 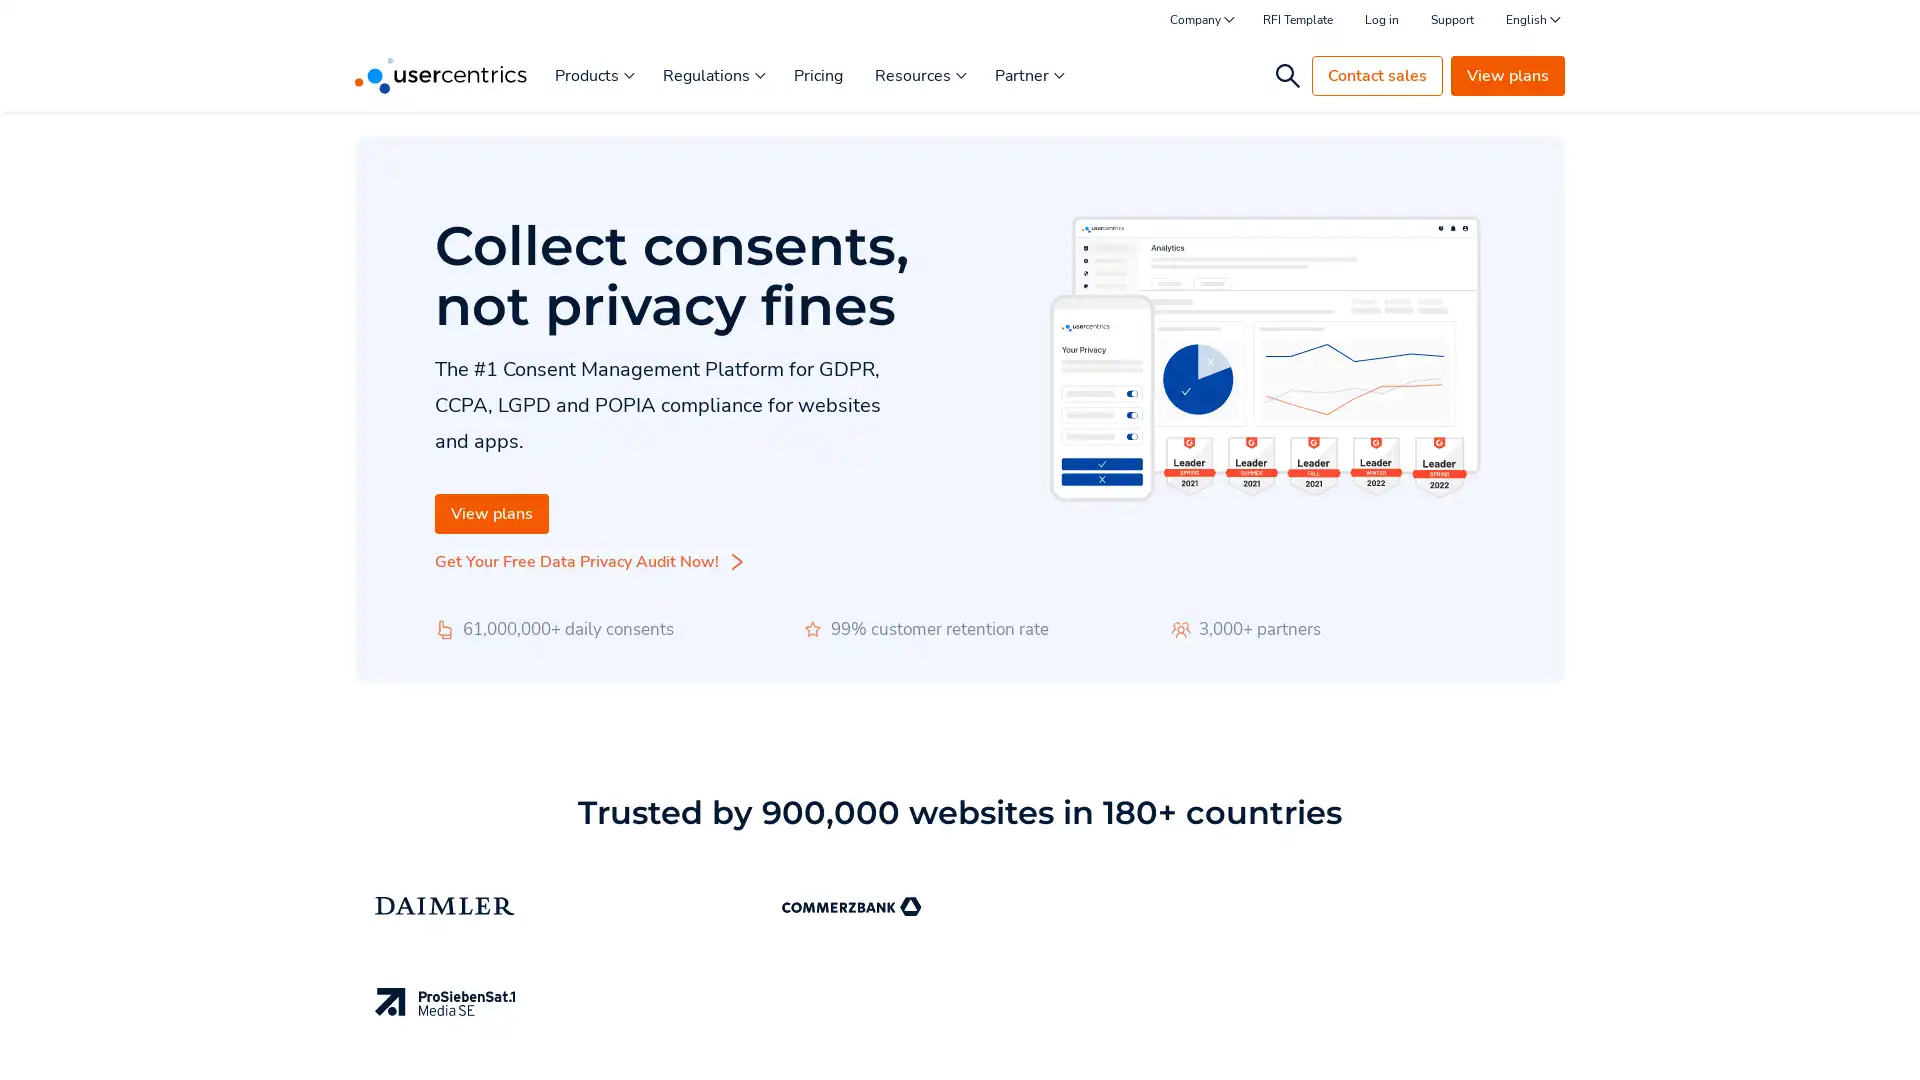 I want to click on OK, Agree to CCPA, so click(x=1480, y=1035).